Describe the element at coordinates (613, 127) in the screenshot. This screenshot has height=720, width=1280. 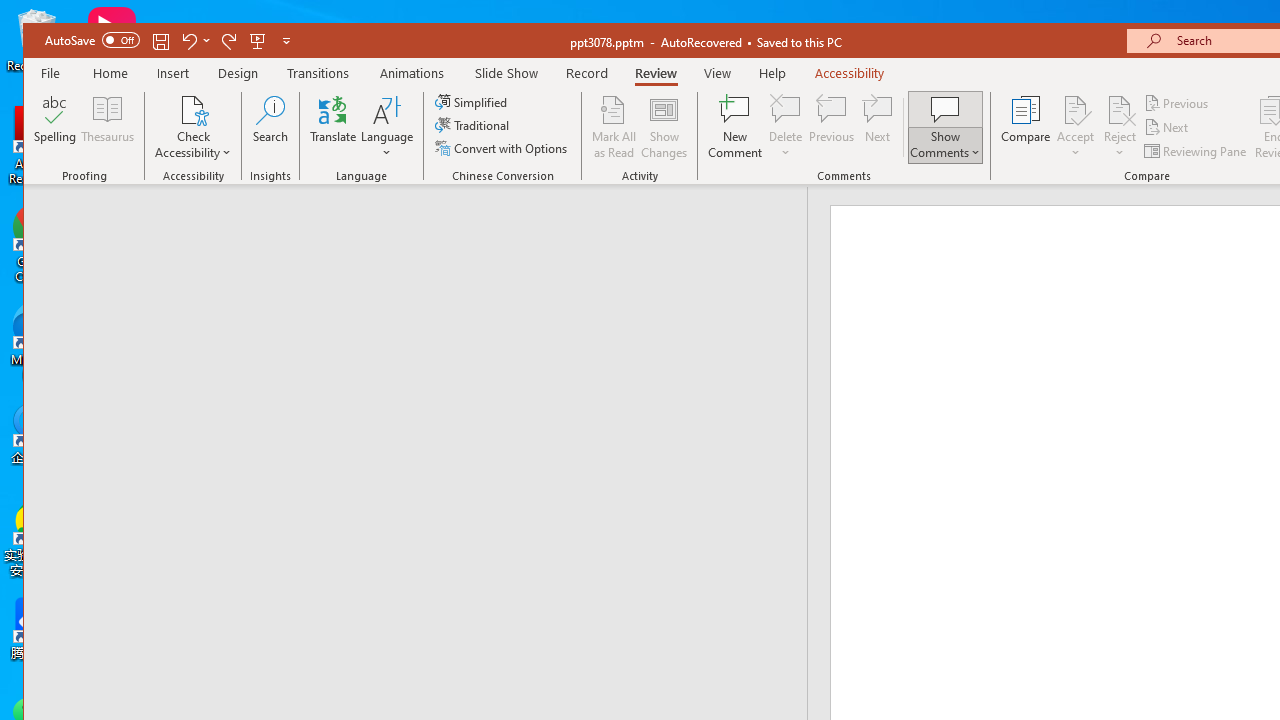
I see `'Mark All as Read'` at that location.